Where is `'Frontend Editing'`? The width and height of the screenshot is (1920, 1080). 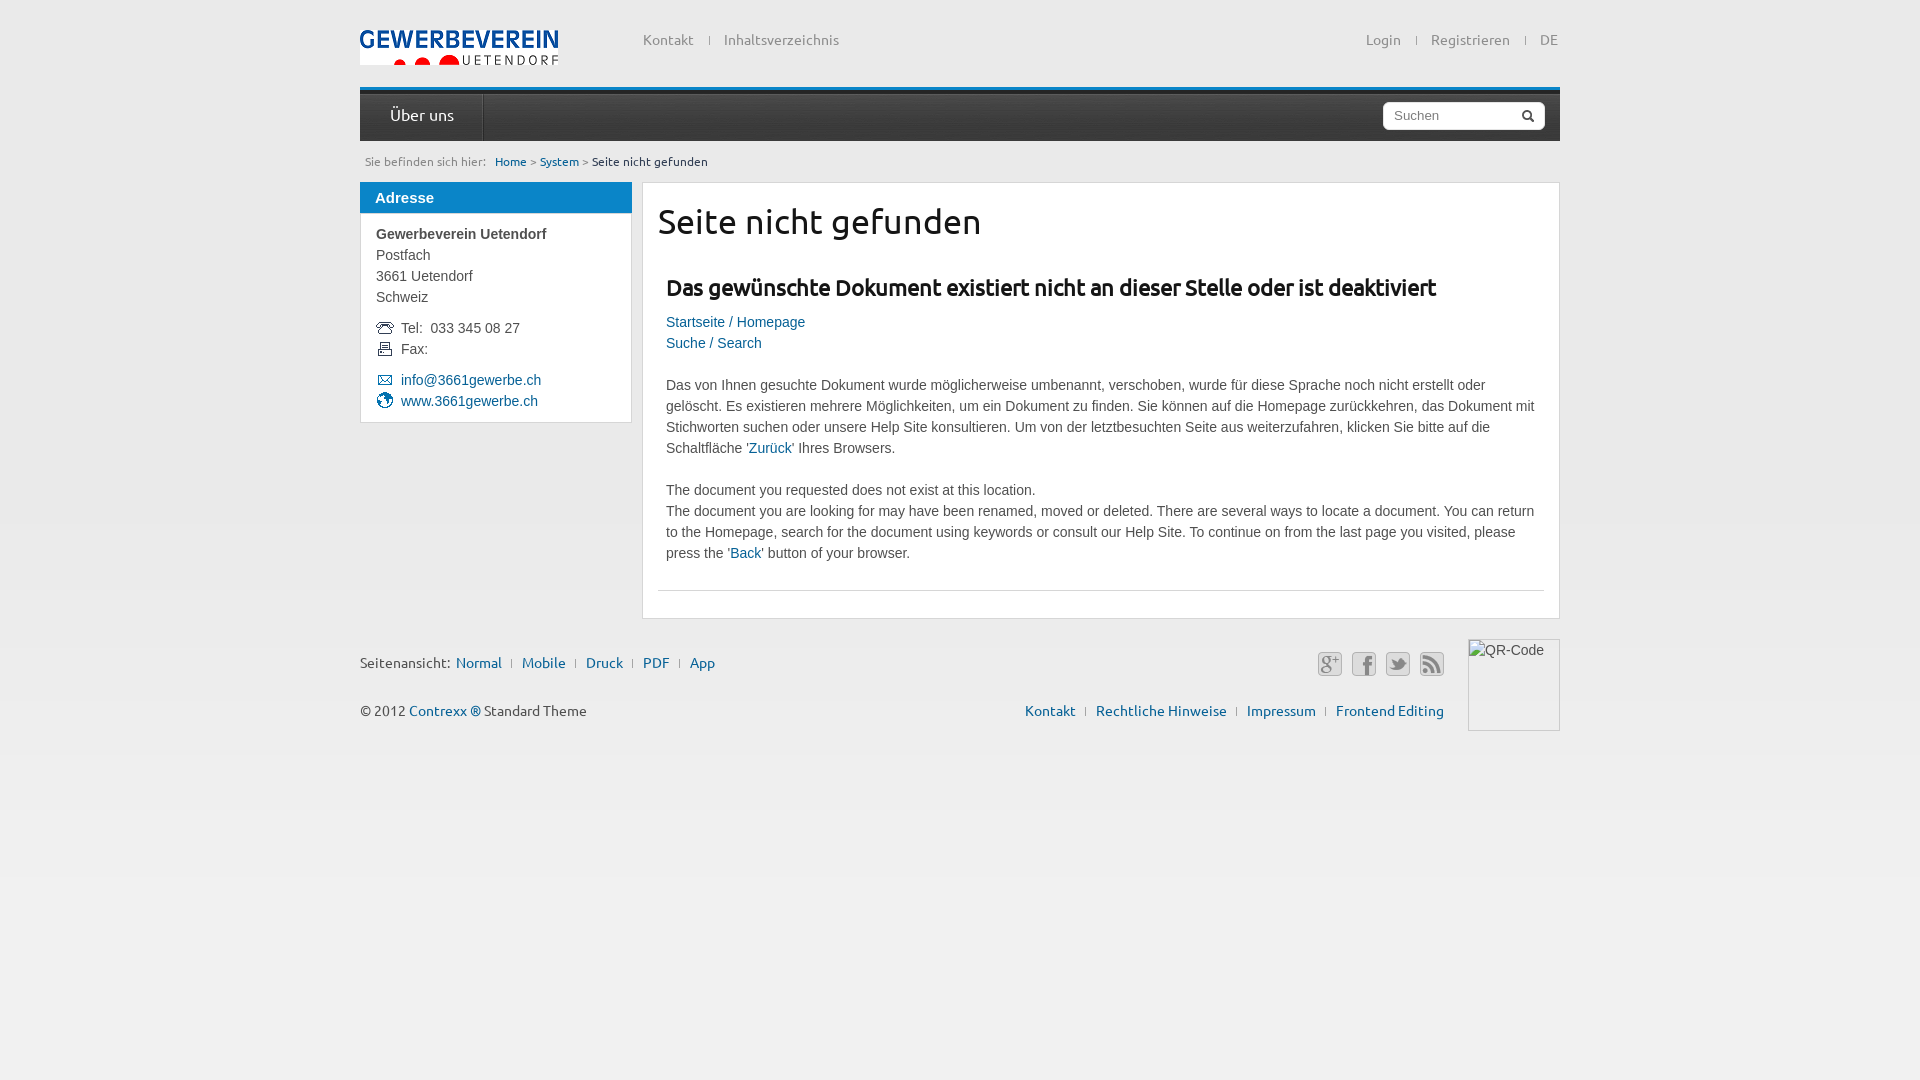
'Frontend Editing' is located at coordinates (1389, 708).